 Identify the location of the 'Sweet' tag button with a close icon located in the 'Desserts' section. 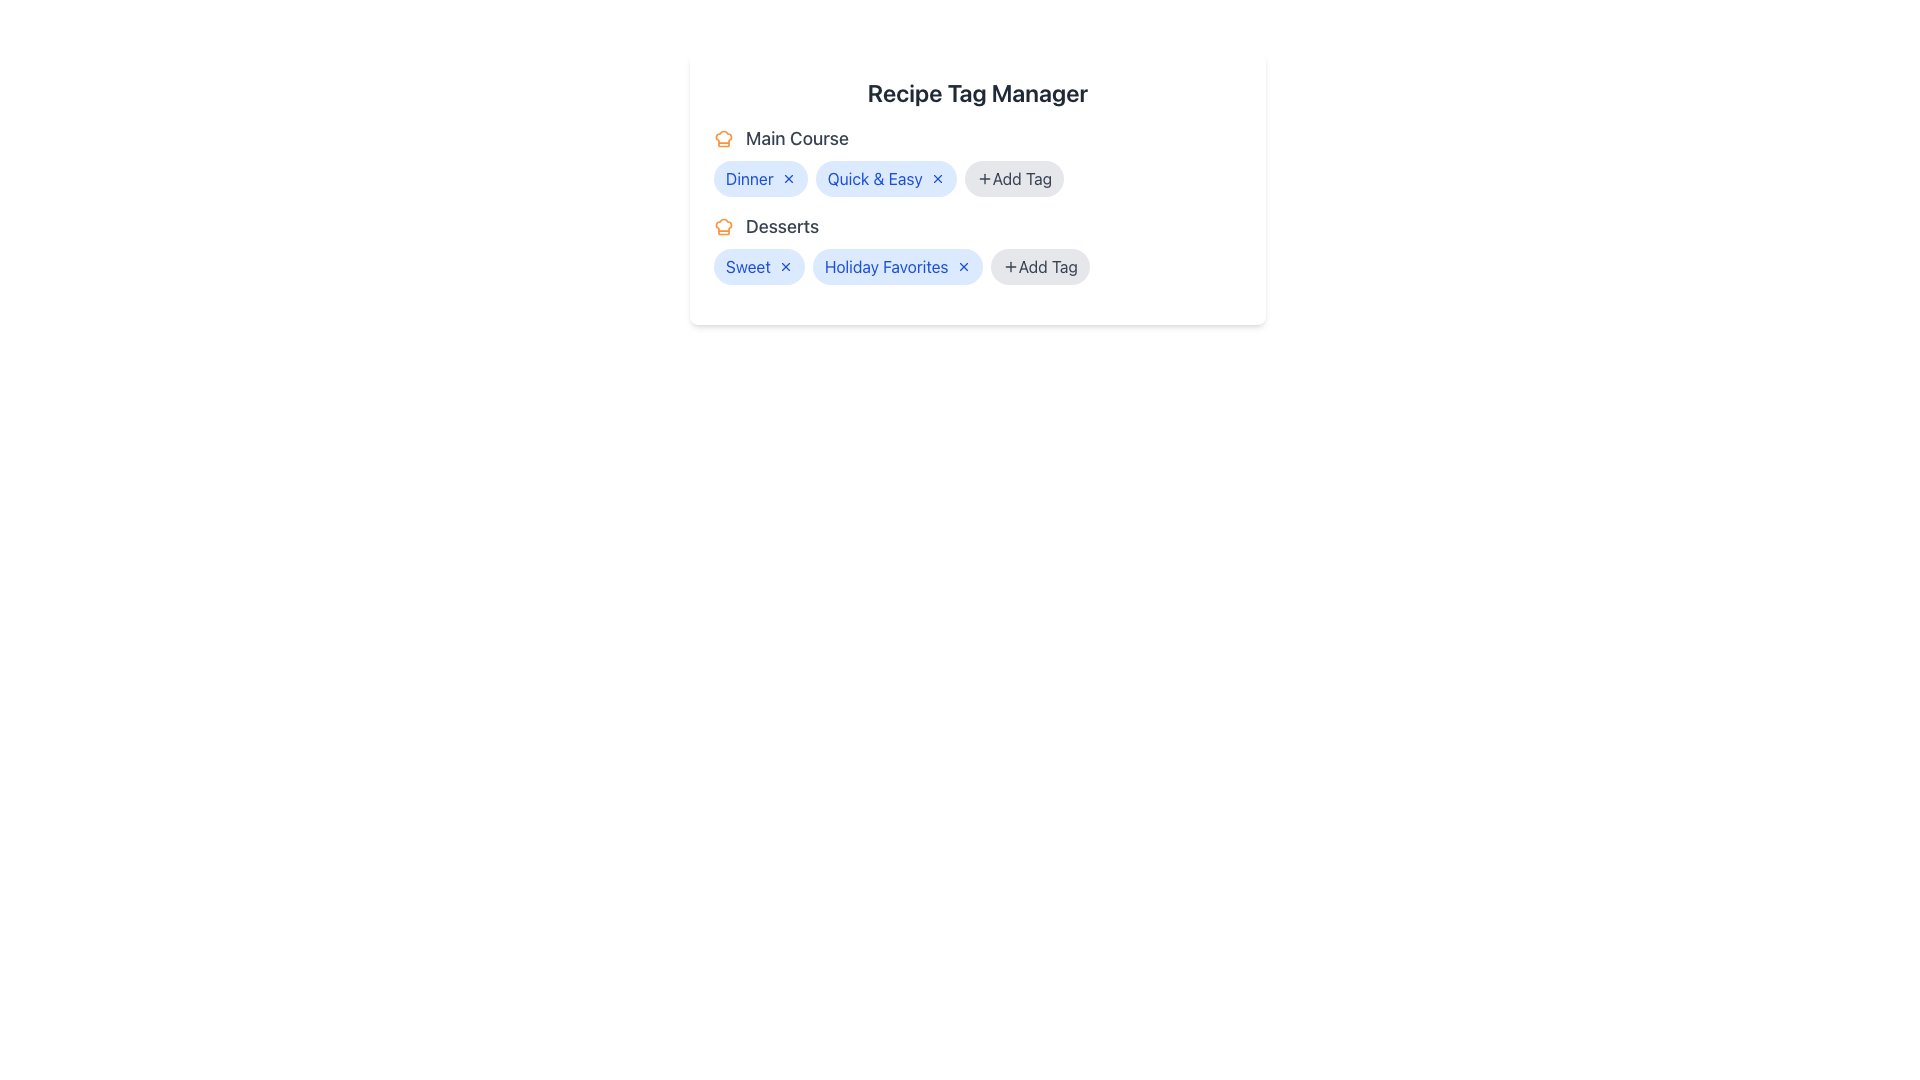
(758, 265).